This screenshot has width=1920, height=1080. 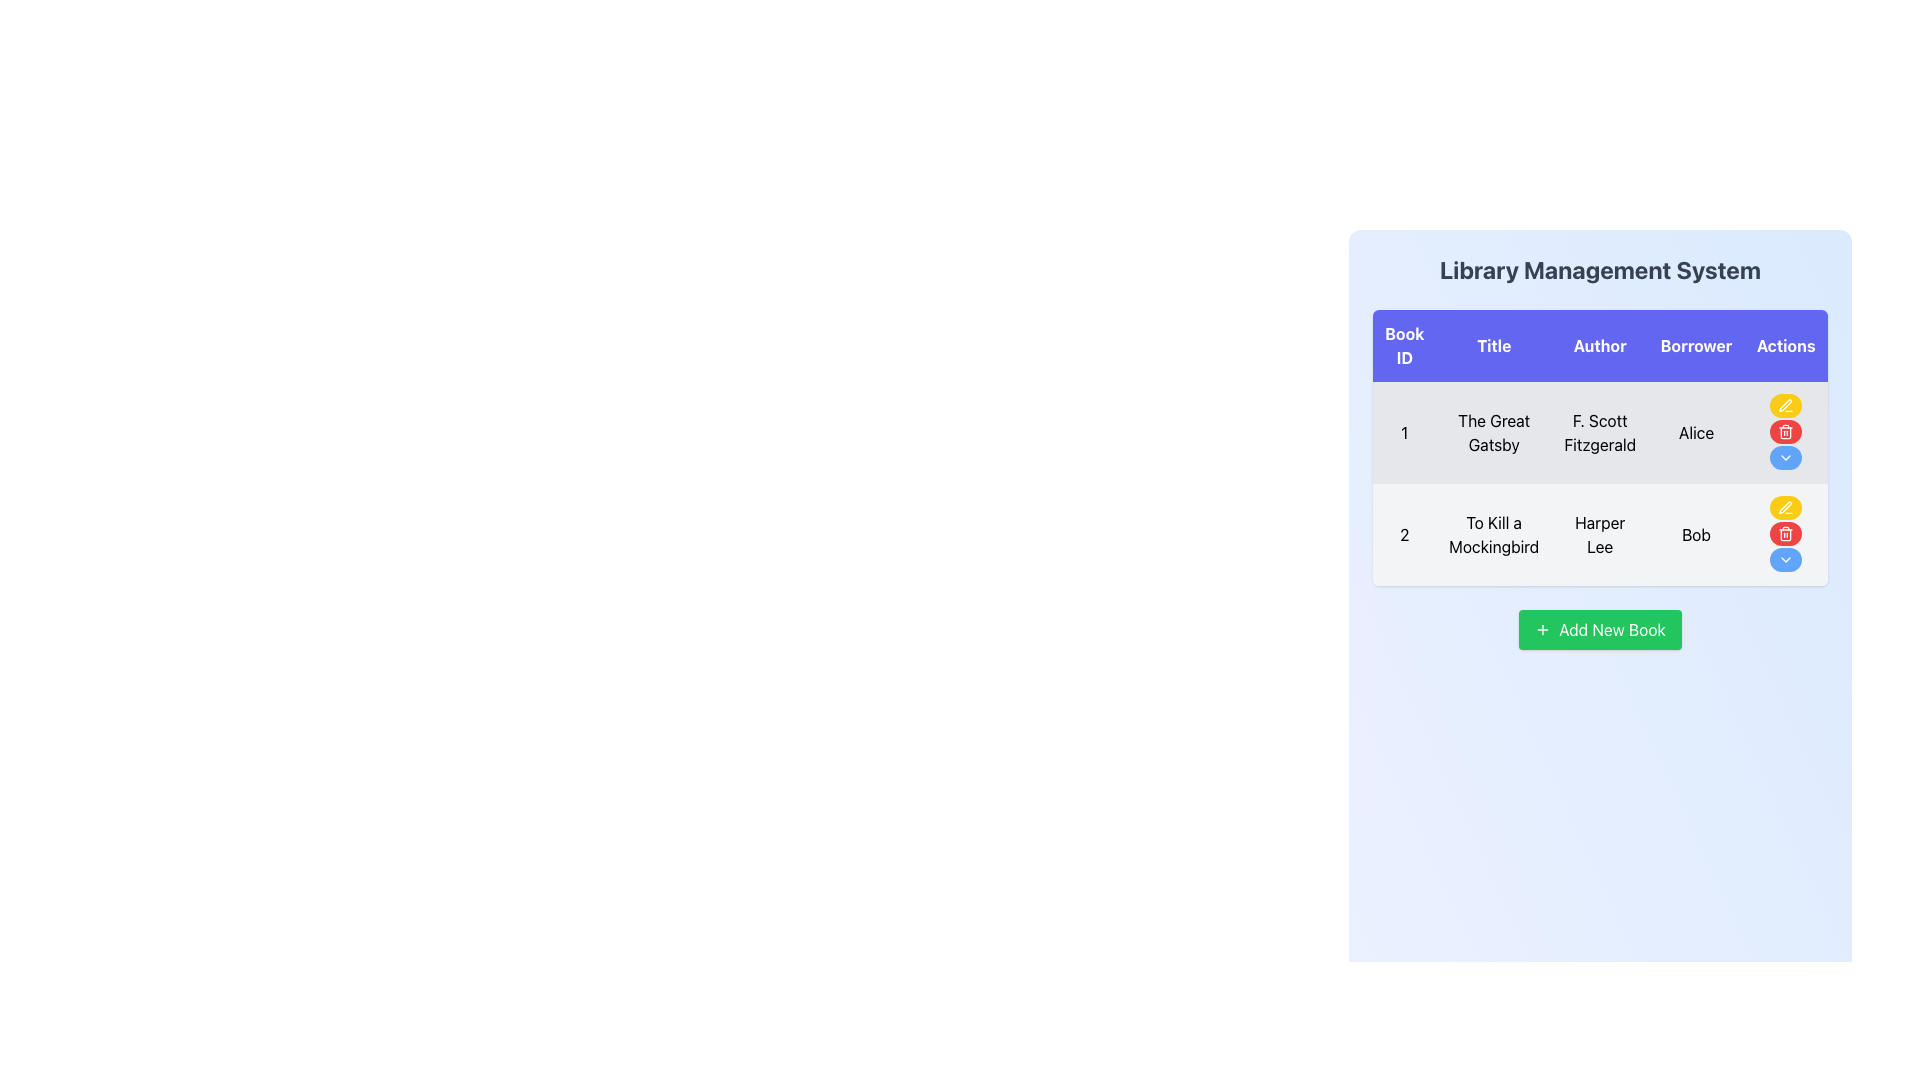 What do you see at coordinates (1695, 431) in the screenshot?
I see `the Text Display that shows the text 'Alice' in the 'Borrower' column of the table for the book 'The Great Gatsby'` at bounding box center [1695, 431].